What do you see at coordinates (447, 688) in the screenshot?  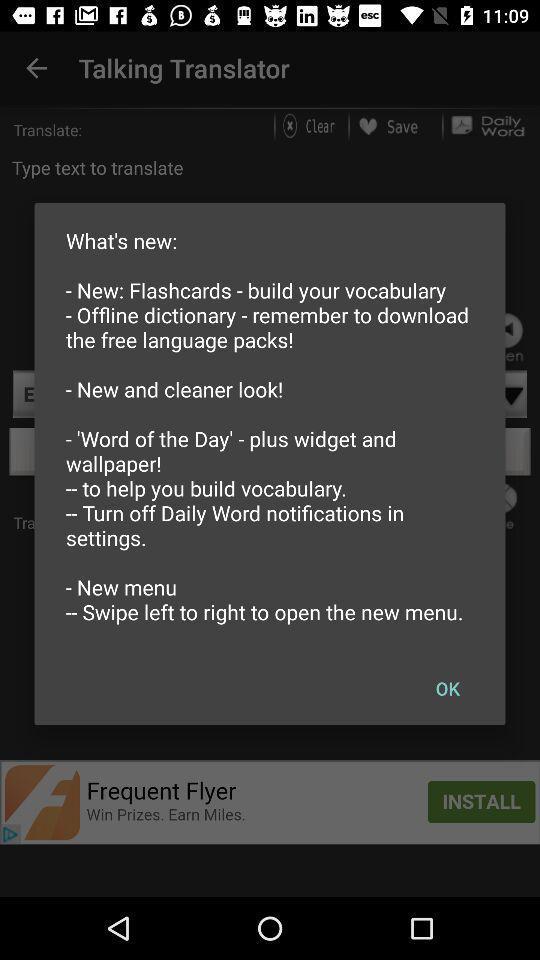 I see `the ok item` at bounding box center [447, 688].